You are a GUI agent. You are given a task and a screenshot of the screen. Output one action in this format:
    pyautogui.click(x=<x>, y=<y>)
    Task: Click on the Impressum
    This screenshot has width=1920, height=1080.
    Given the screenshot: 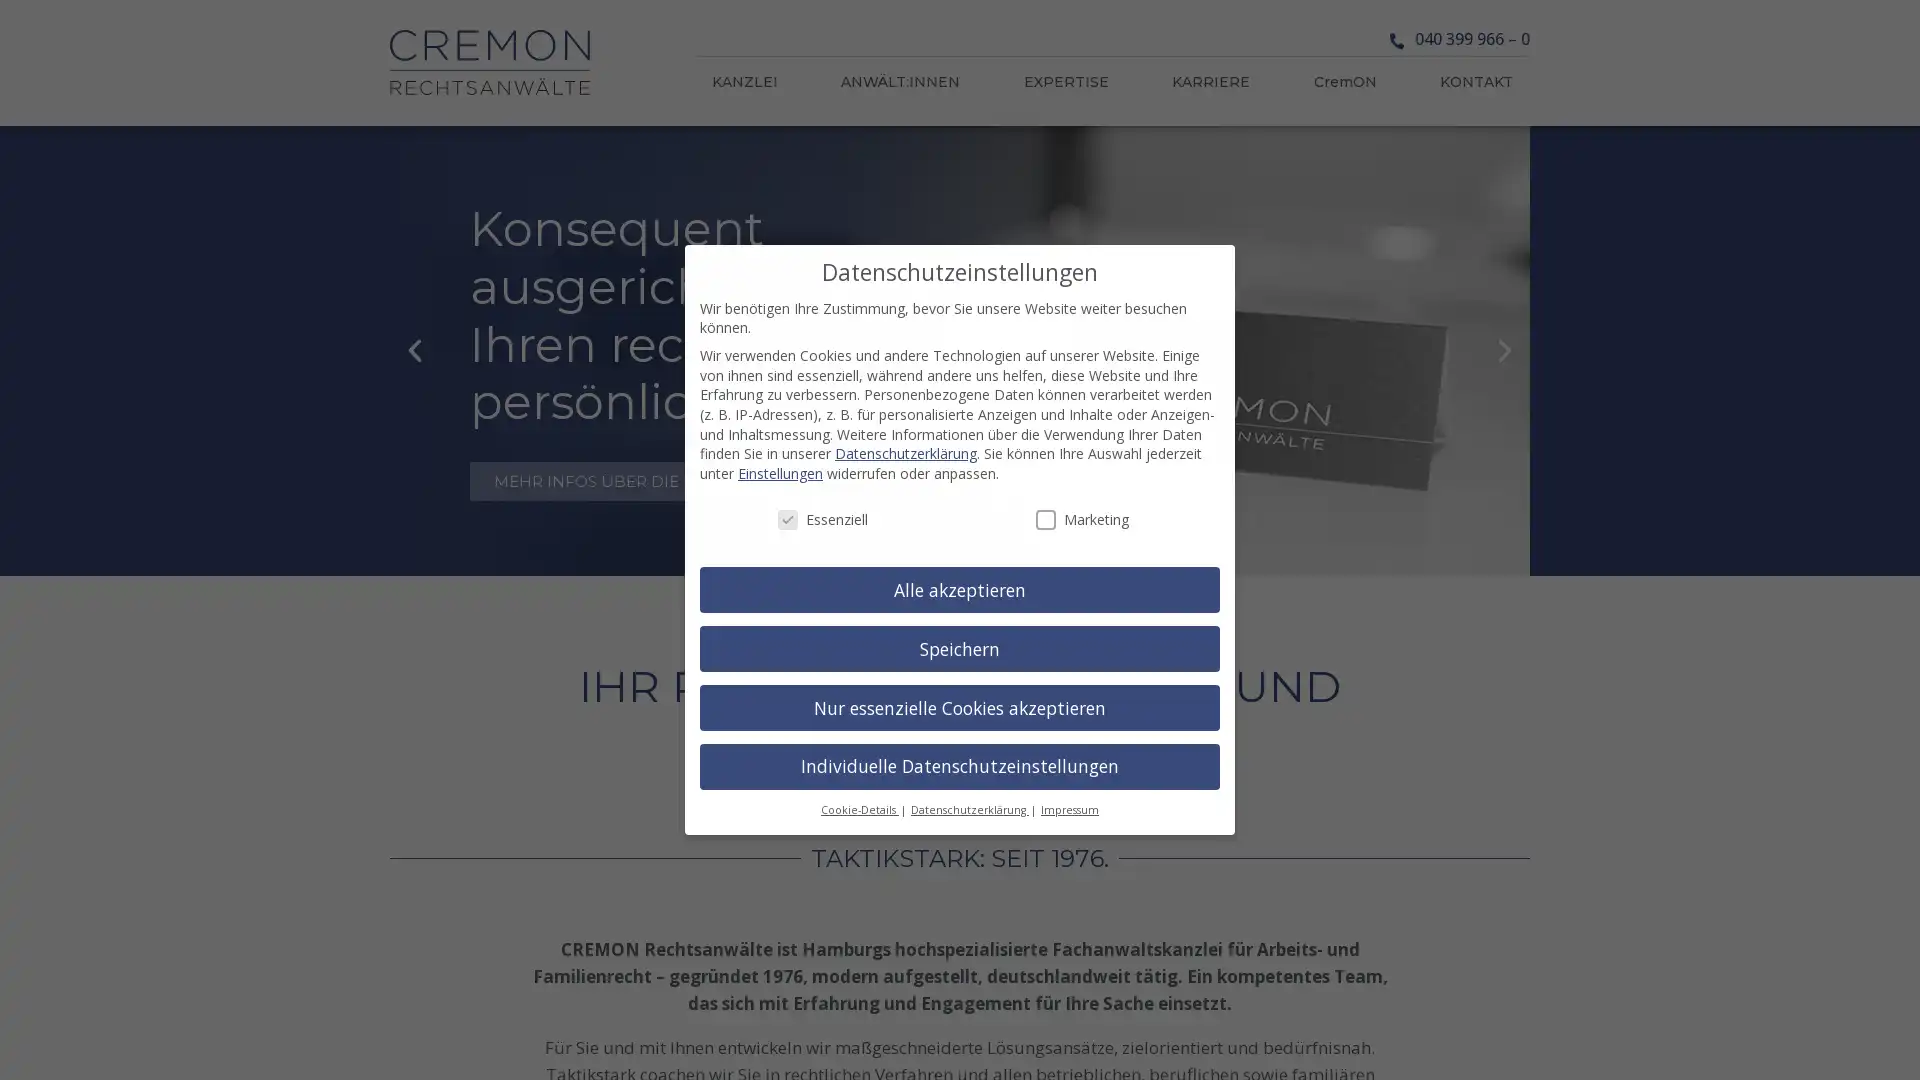 What is the action you would take?
    pyautogui.click(x=1069, y=810)
    